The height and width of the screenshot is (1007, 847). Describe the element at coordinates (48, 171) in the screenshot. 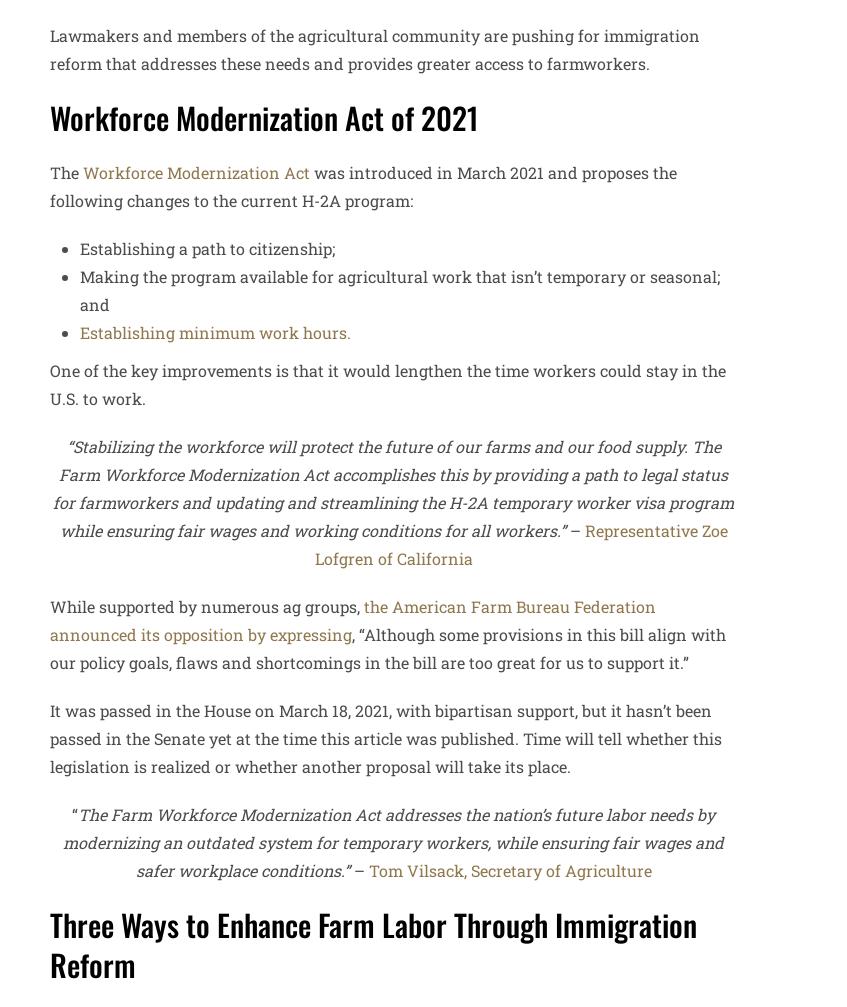

I see `'The'` at that location.